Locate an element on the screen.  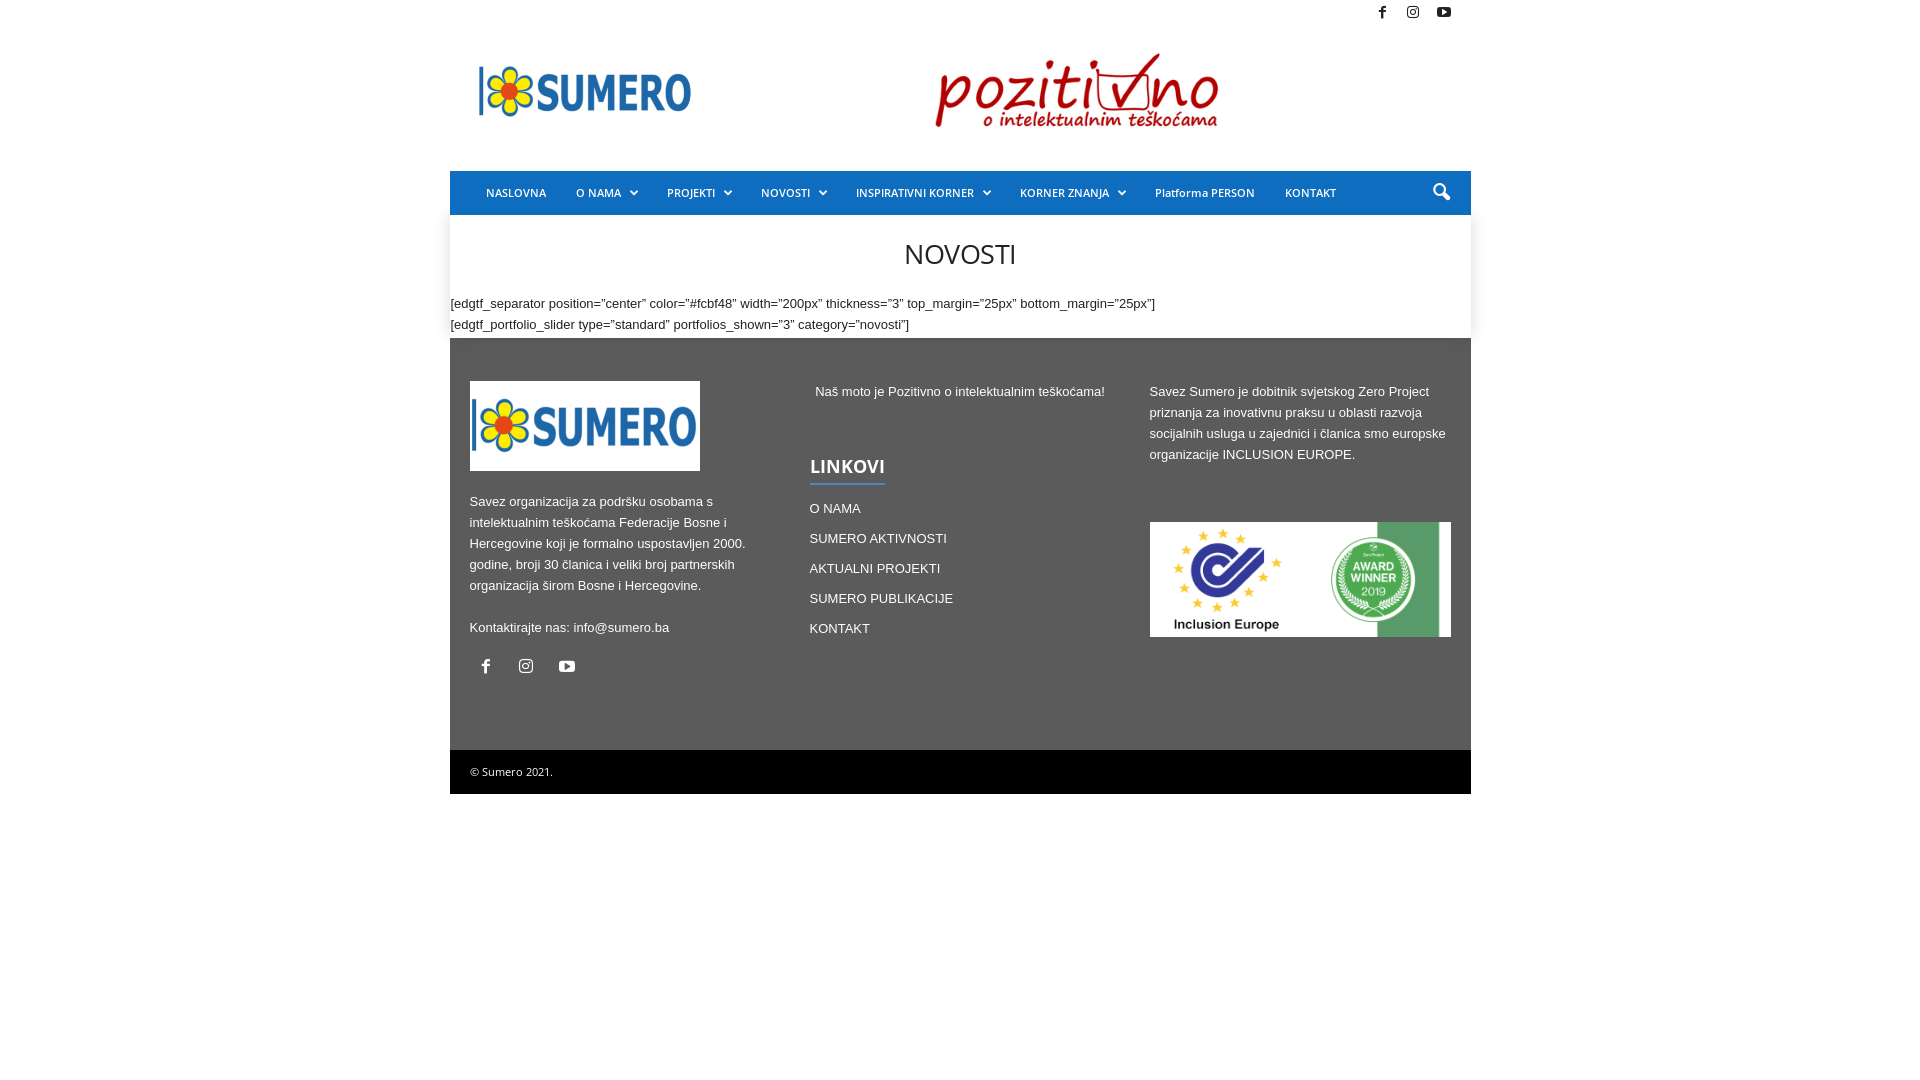
'Facebook' is located at coordinates (1381, 13).